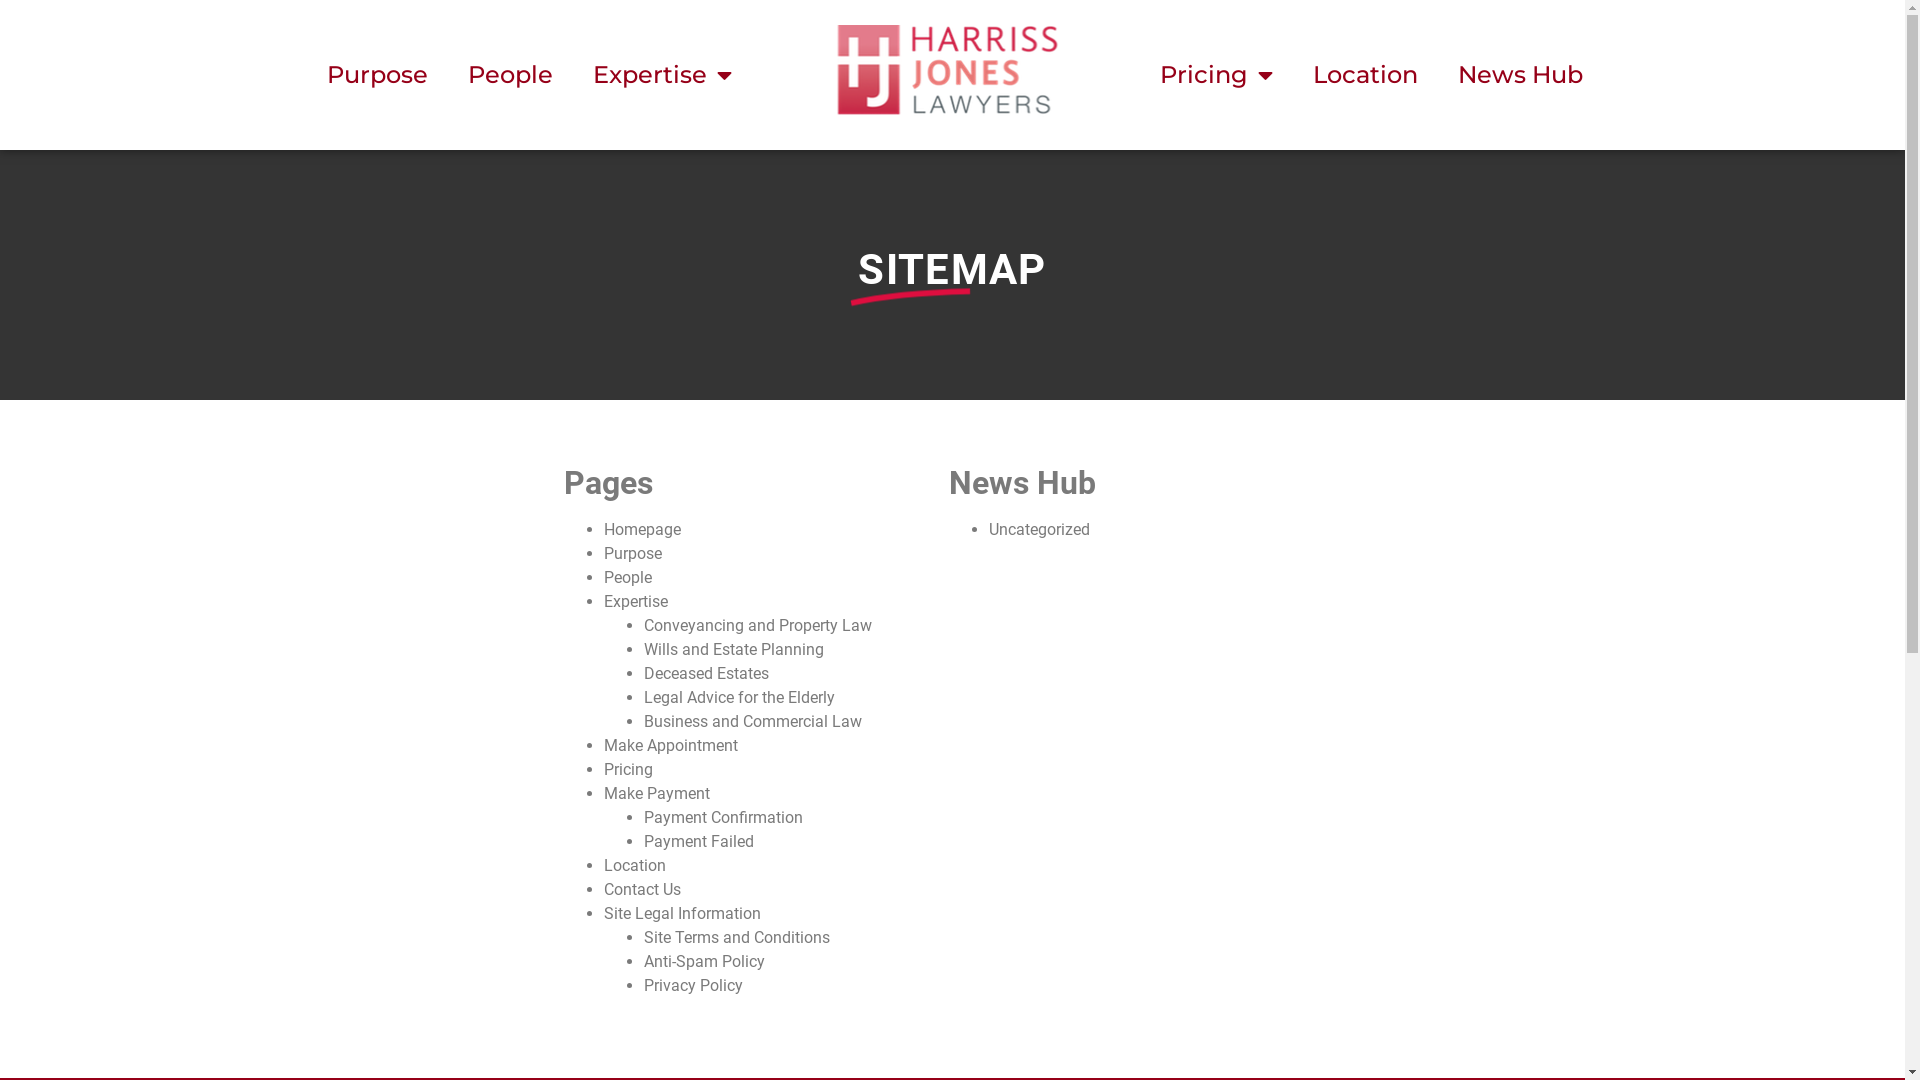  I want to click on 'Conveyancing and Property Law', so click(757, 624).